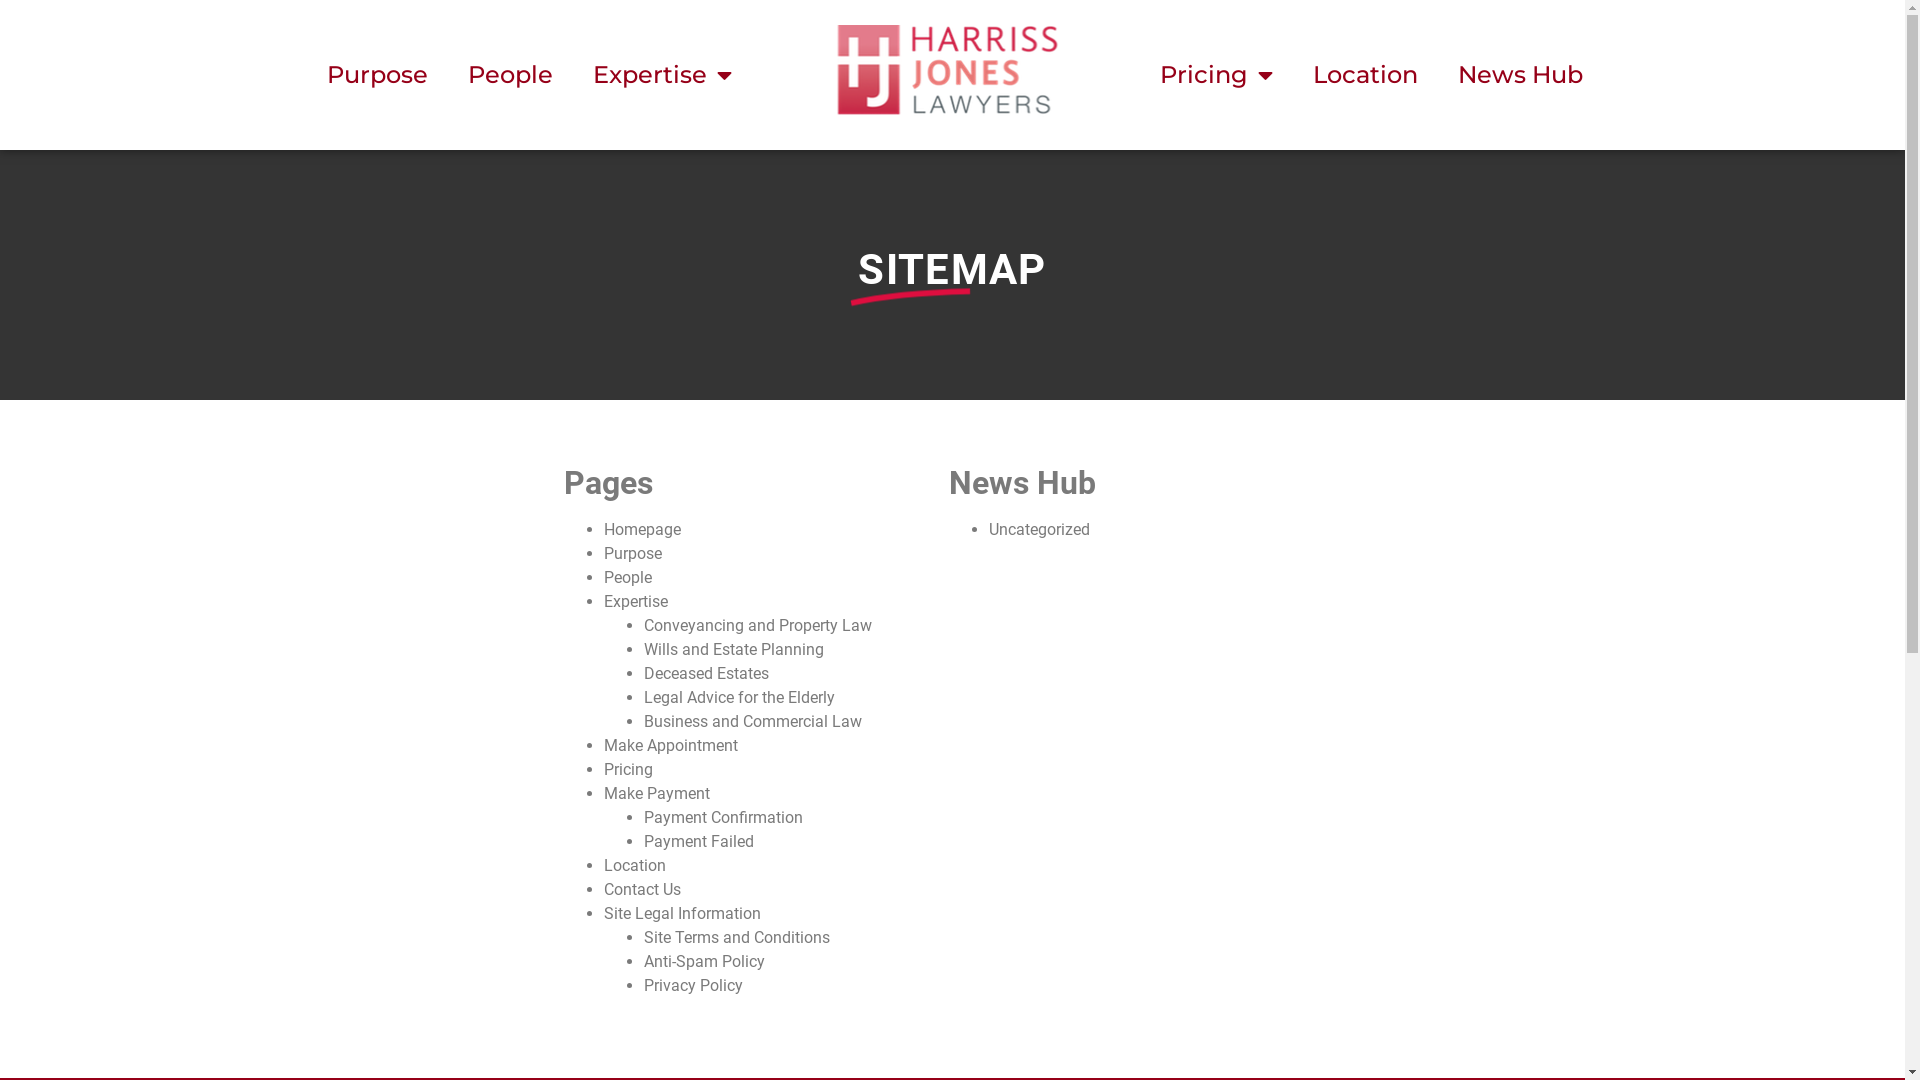  I want to click on 'Conveyancing and Property Law', so click(757, 624).